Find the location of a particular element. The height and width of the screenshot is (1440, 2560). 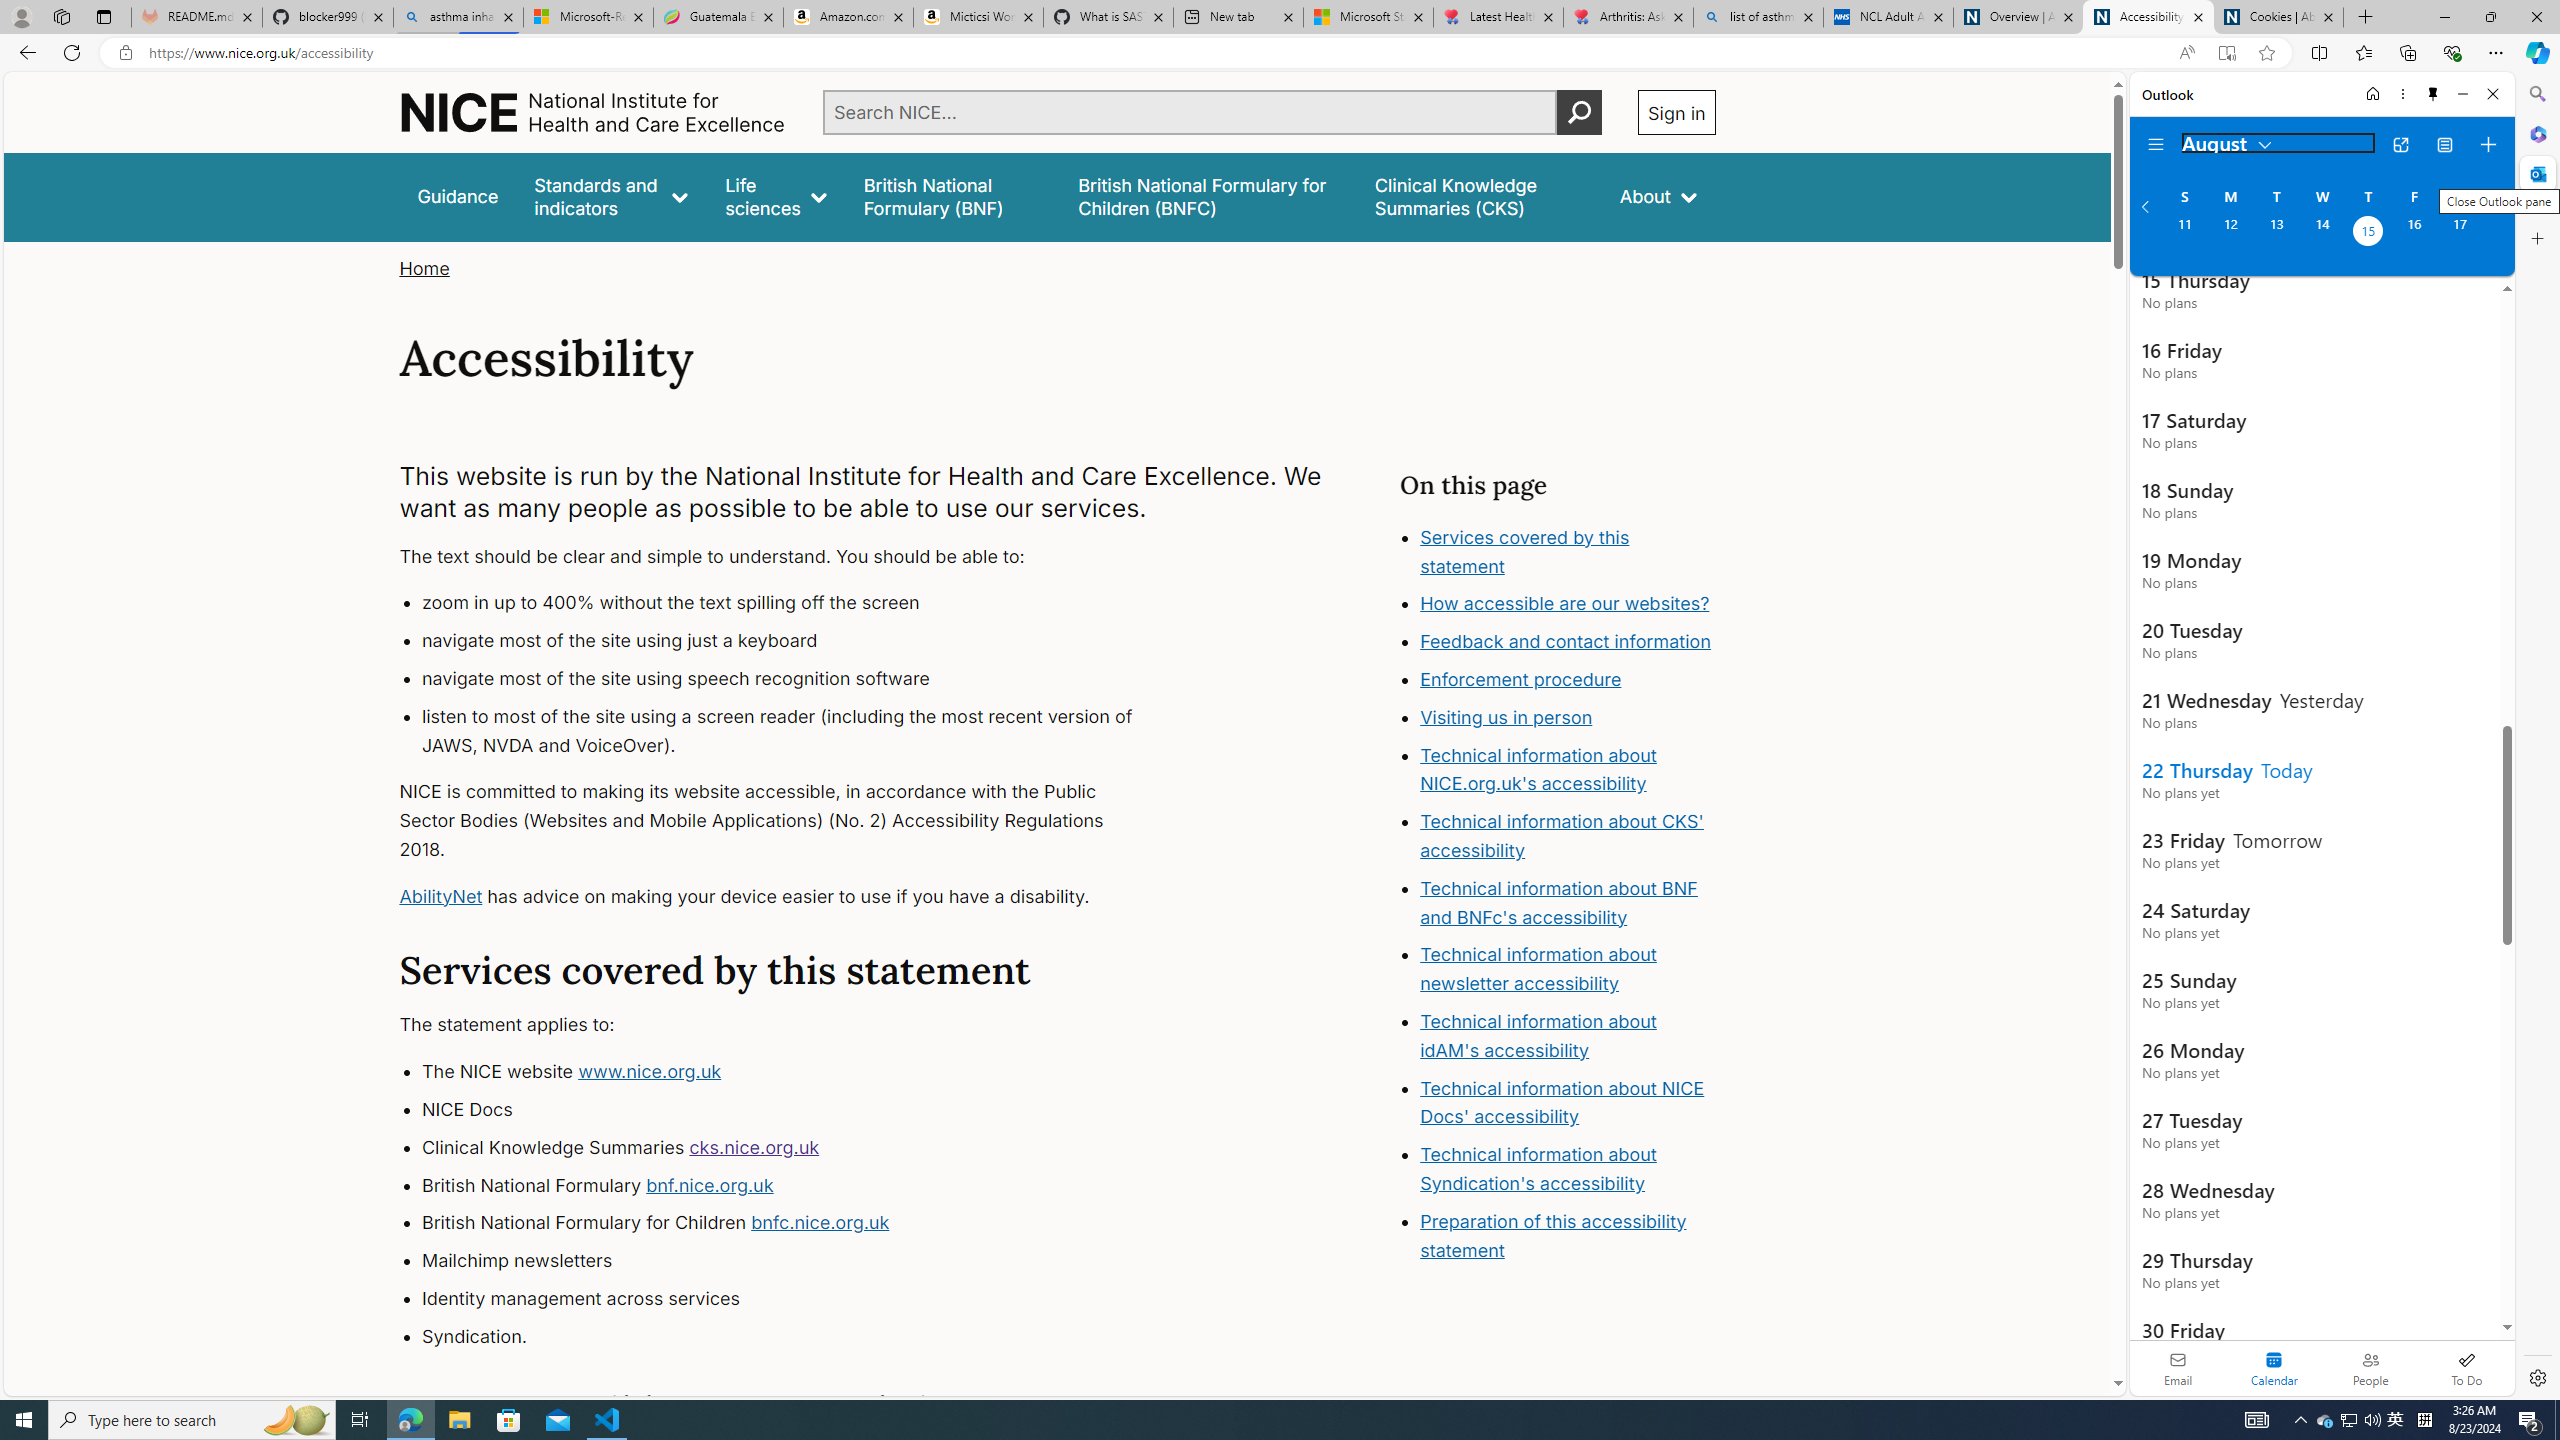

'navigate most of the site using just a keyboard' is located at coordinates (795, 640).